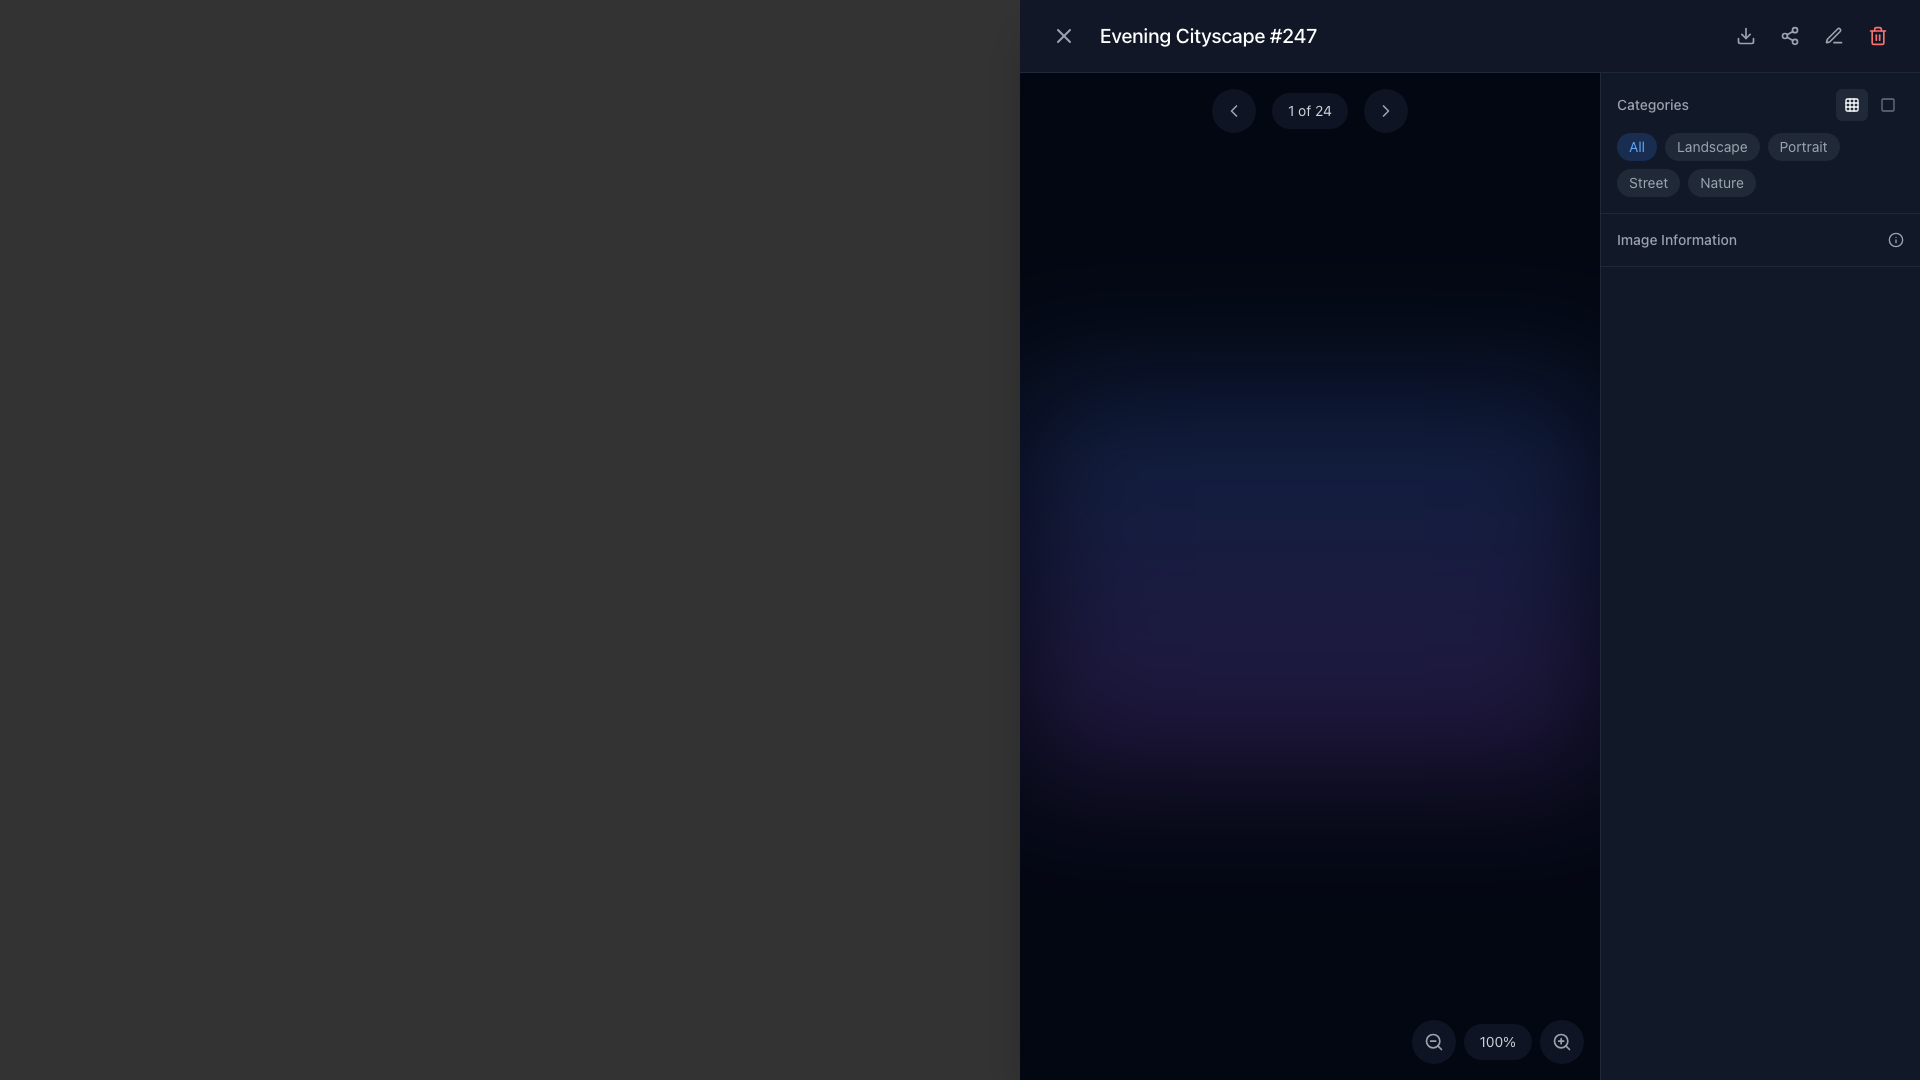 The height and width of the screenshot is (1080, 1920). What do you see at coordinates (1869, 104) in the screenshot?
I see `the square icon within the layout toggle controls located at the top-right corner of the 'Categories' section to switch to single-item view` at bounding box center [1869, 104].